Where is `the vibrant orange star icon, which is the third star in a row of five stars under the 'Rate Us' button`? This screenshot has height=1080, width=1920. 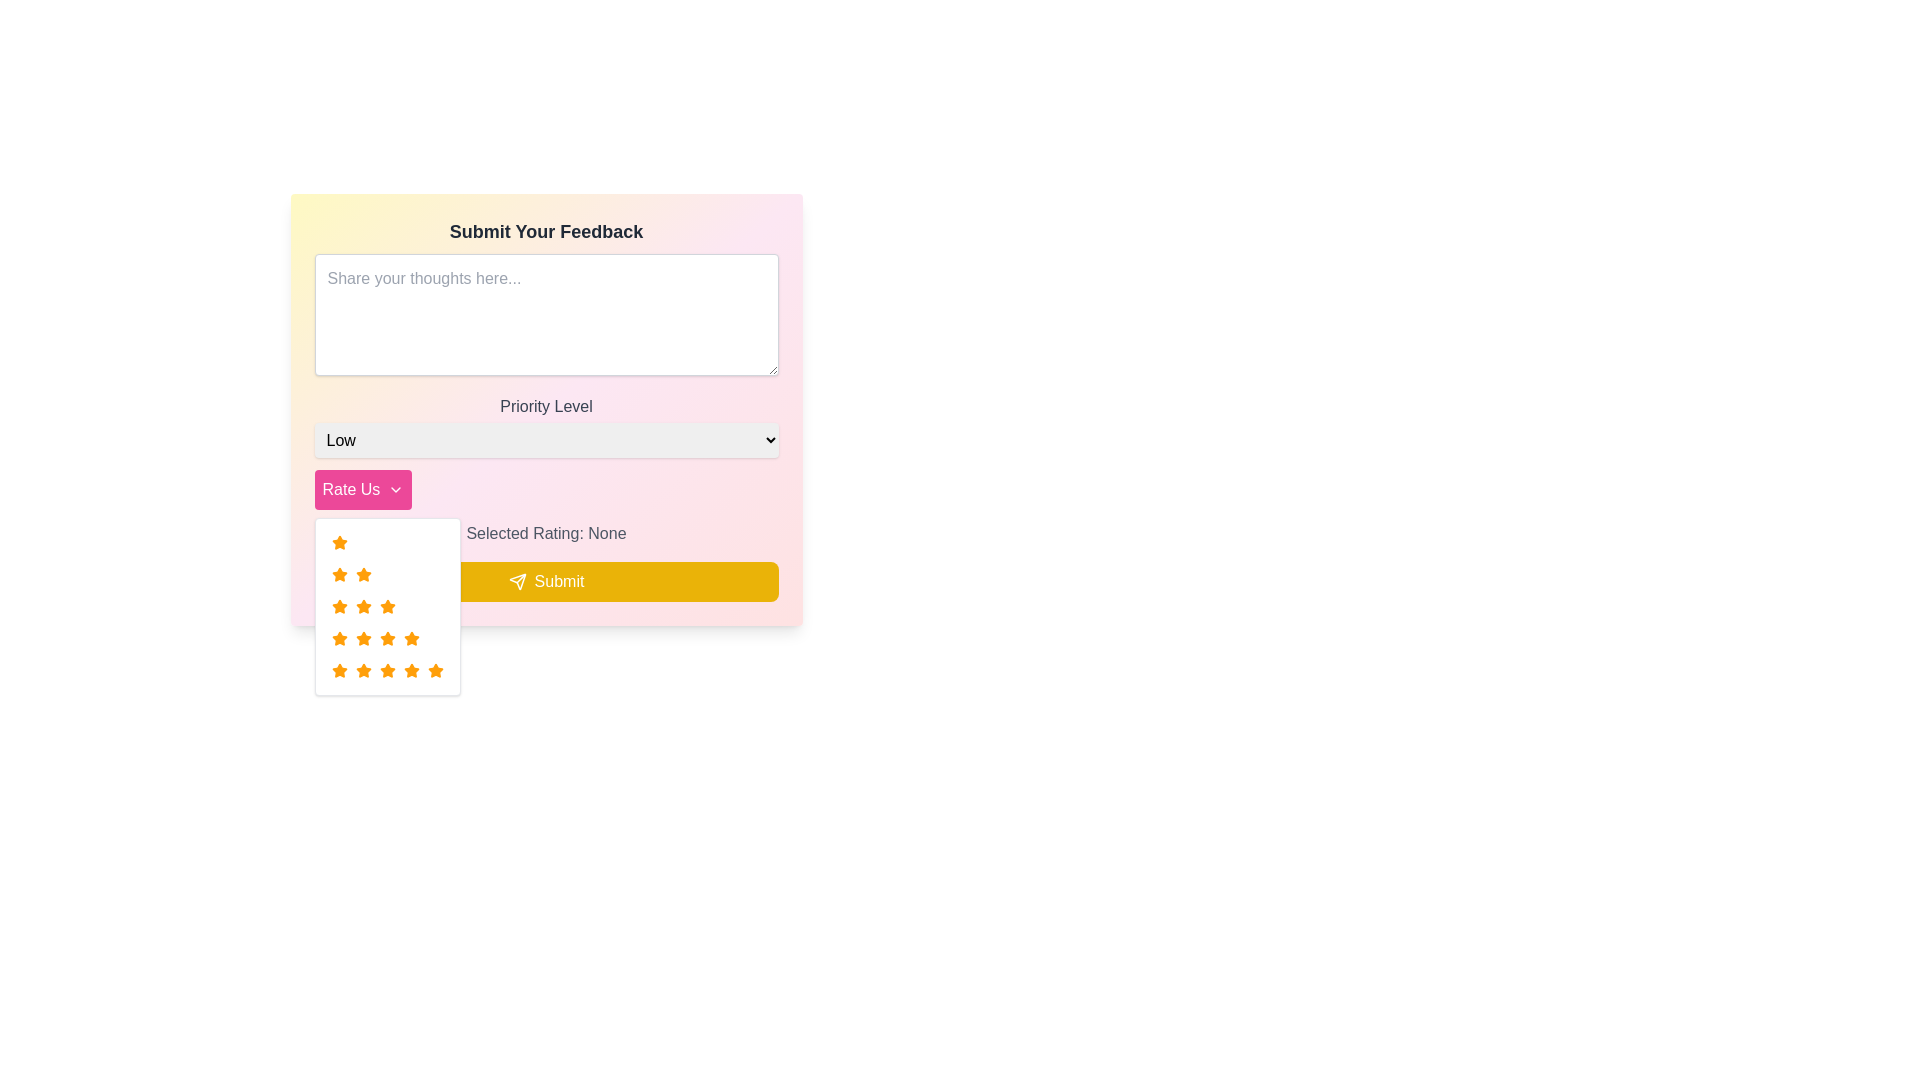 the vibrant orange star icon, which is the third star in a row of five stars under the 'Rate Us' button is located at coordinates (363, 639).